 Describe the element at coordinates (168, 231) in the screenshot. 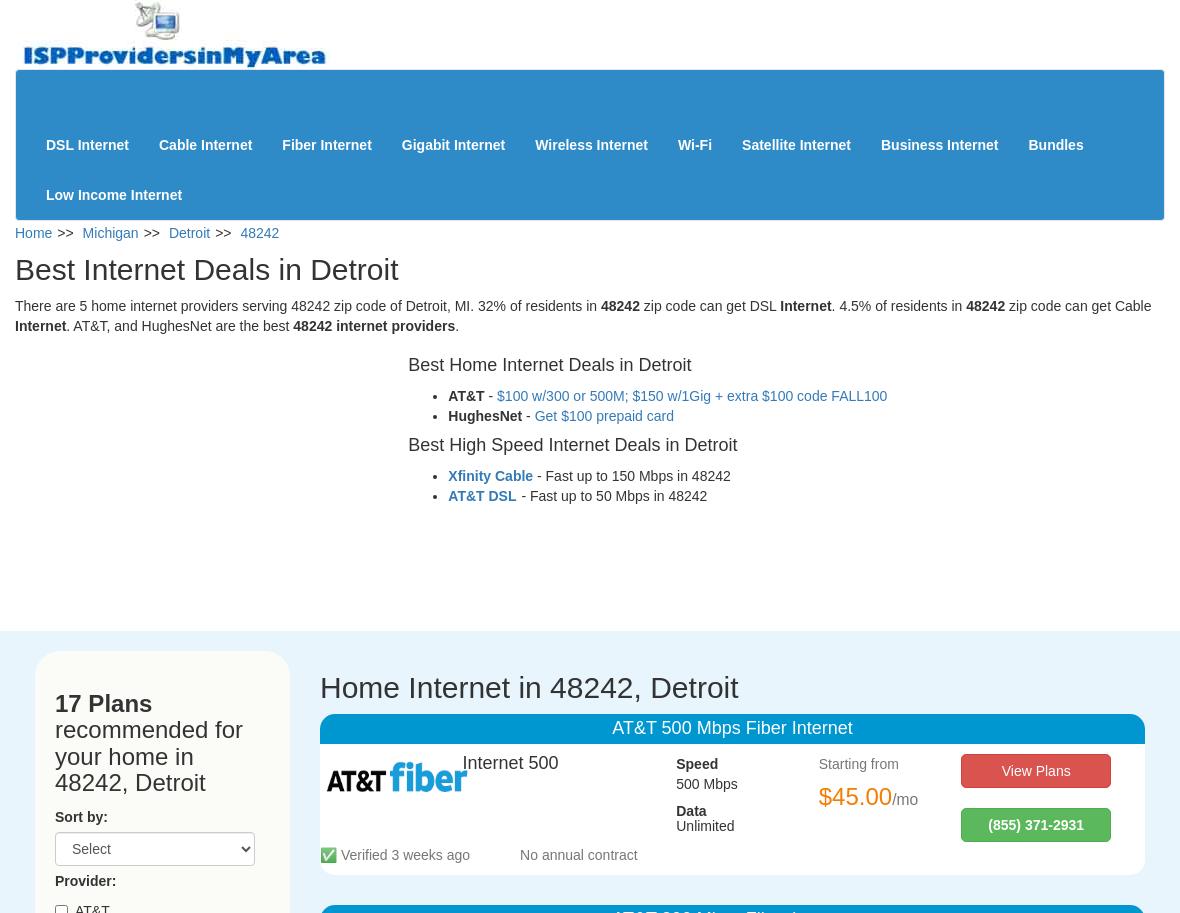

I see `'Detroit'` at that location.